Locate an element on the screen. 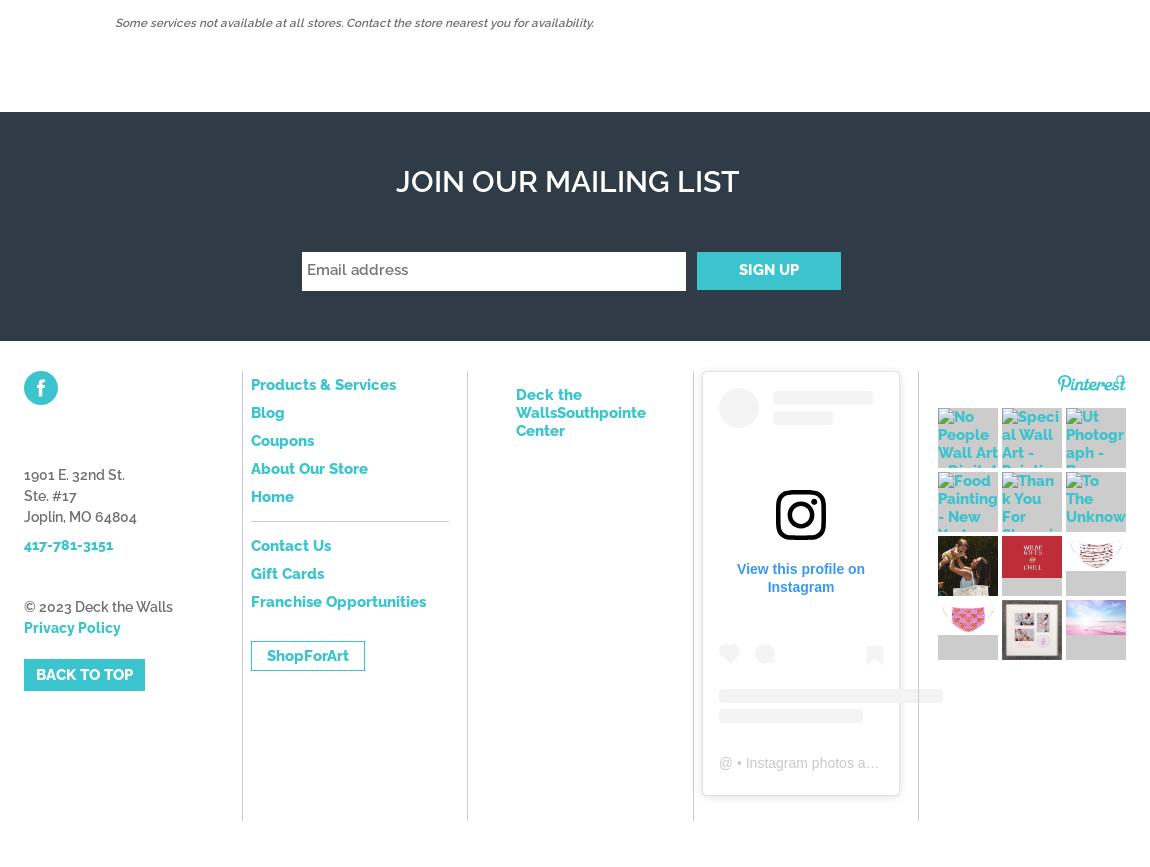 The width and height of the screenshot is (1150, 867). 'Back to Top' is located at coordinates (83, 673).